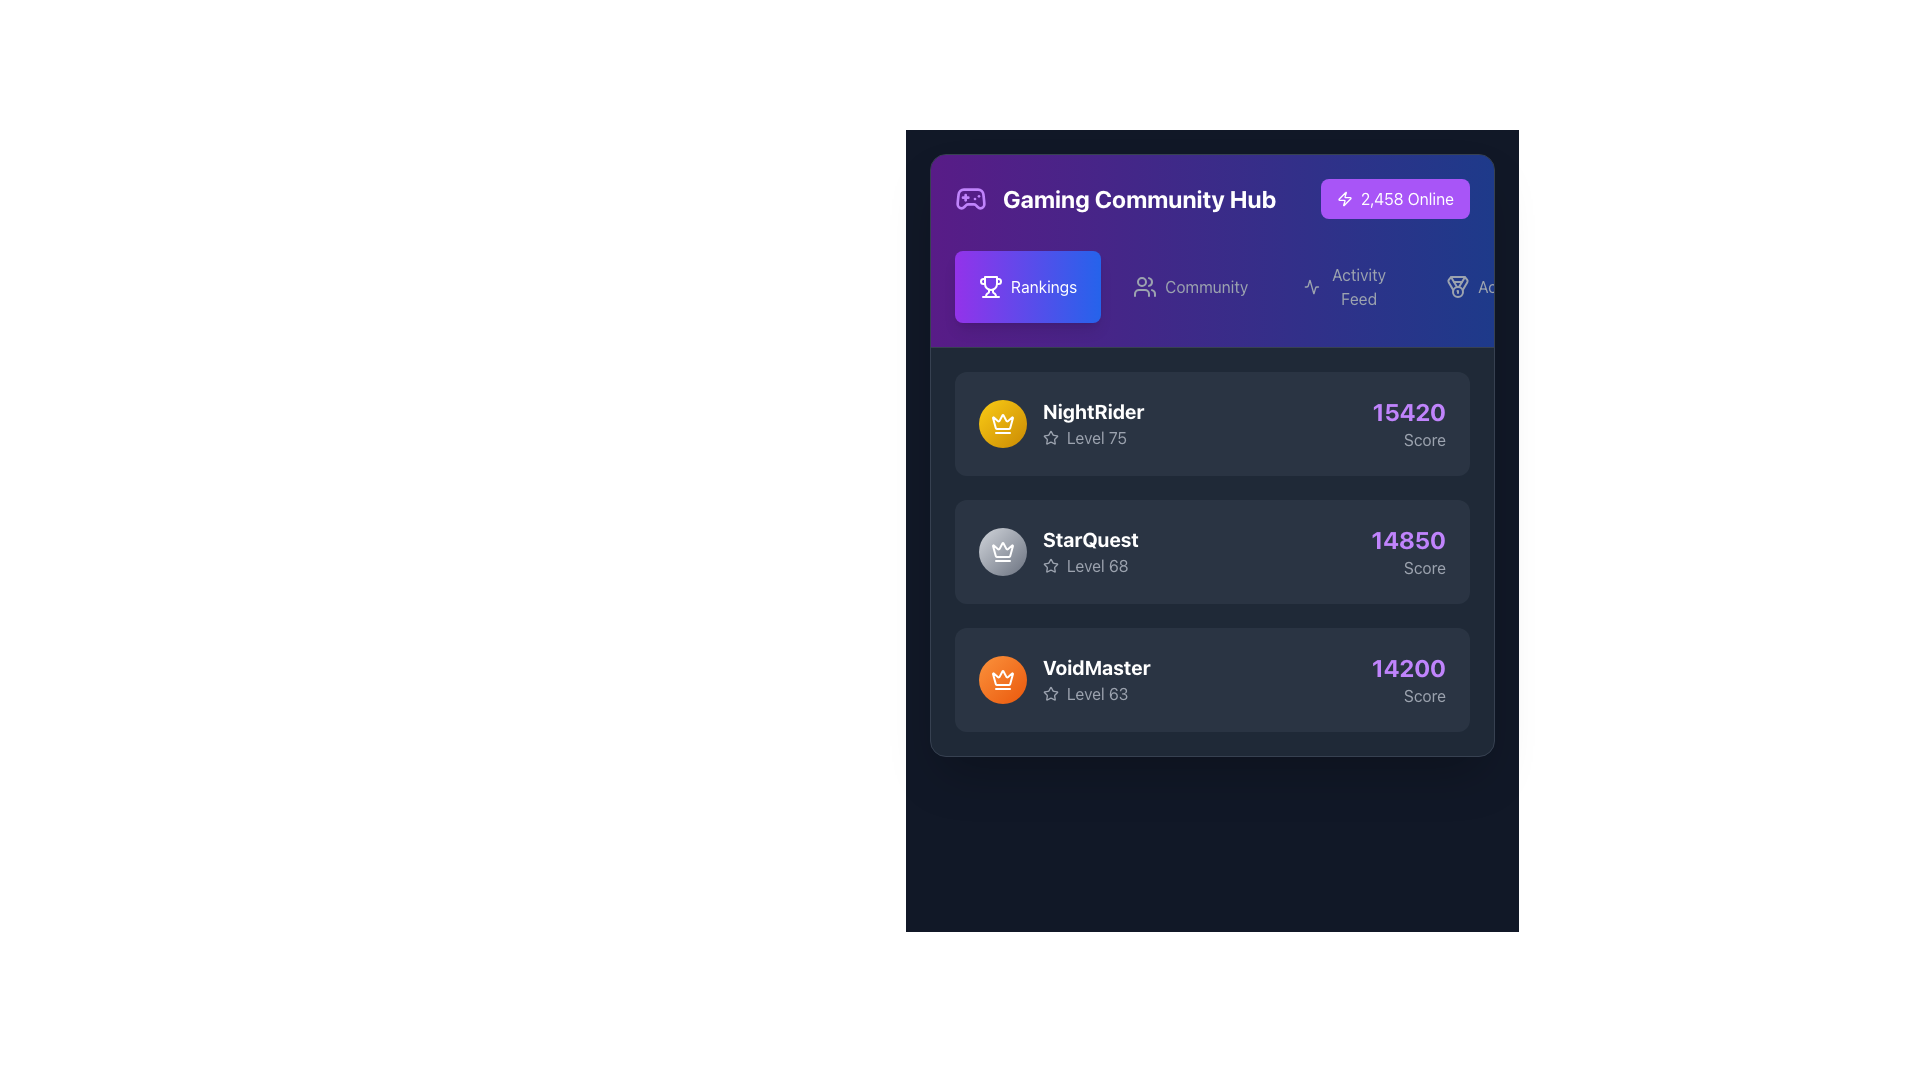  I want to click on the 'StarQuest' text label, which is displayed in bold and large white font on a dark background, so click(1089, 540).